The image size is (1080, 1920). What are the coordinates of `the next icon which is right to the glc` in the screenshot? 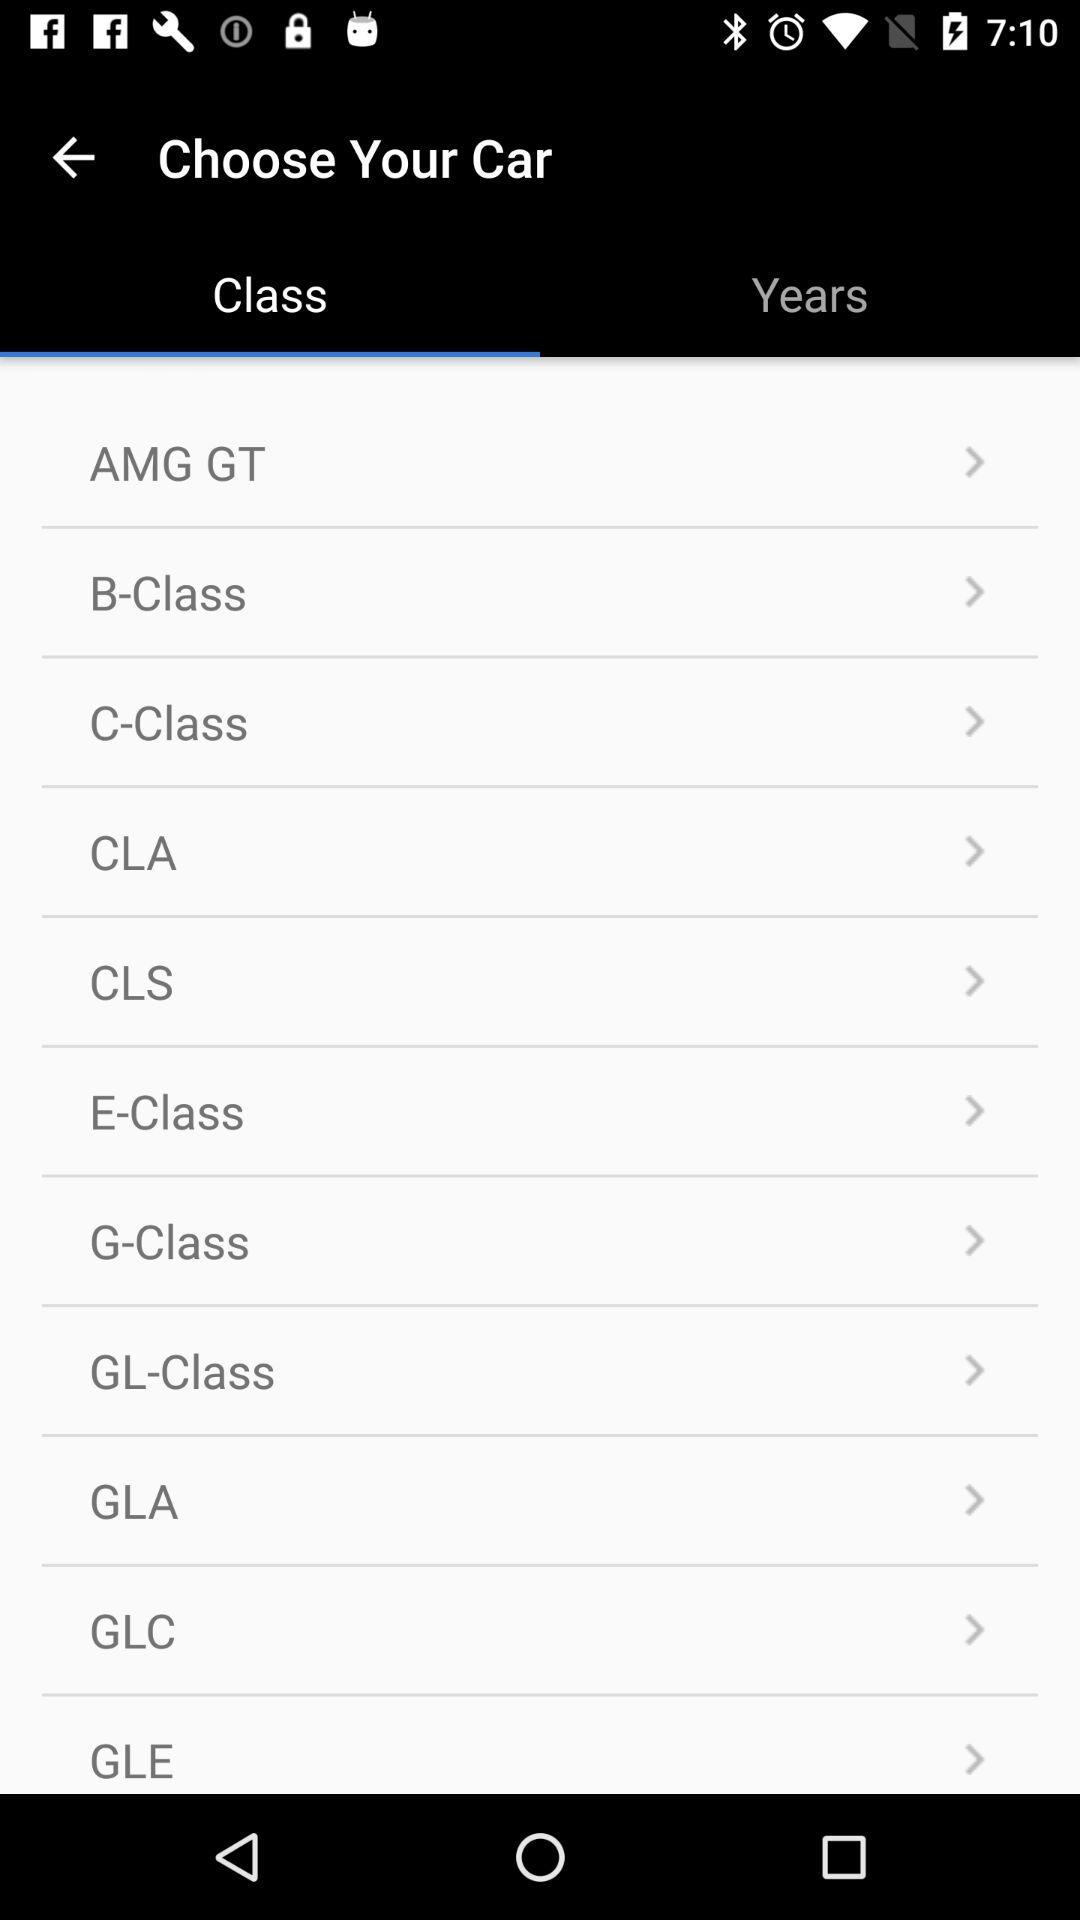 It's located at (974, 1630).